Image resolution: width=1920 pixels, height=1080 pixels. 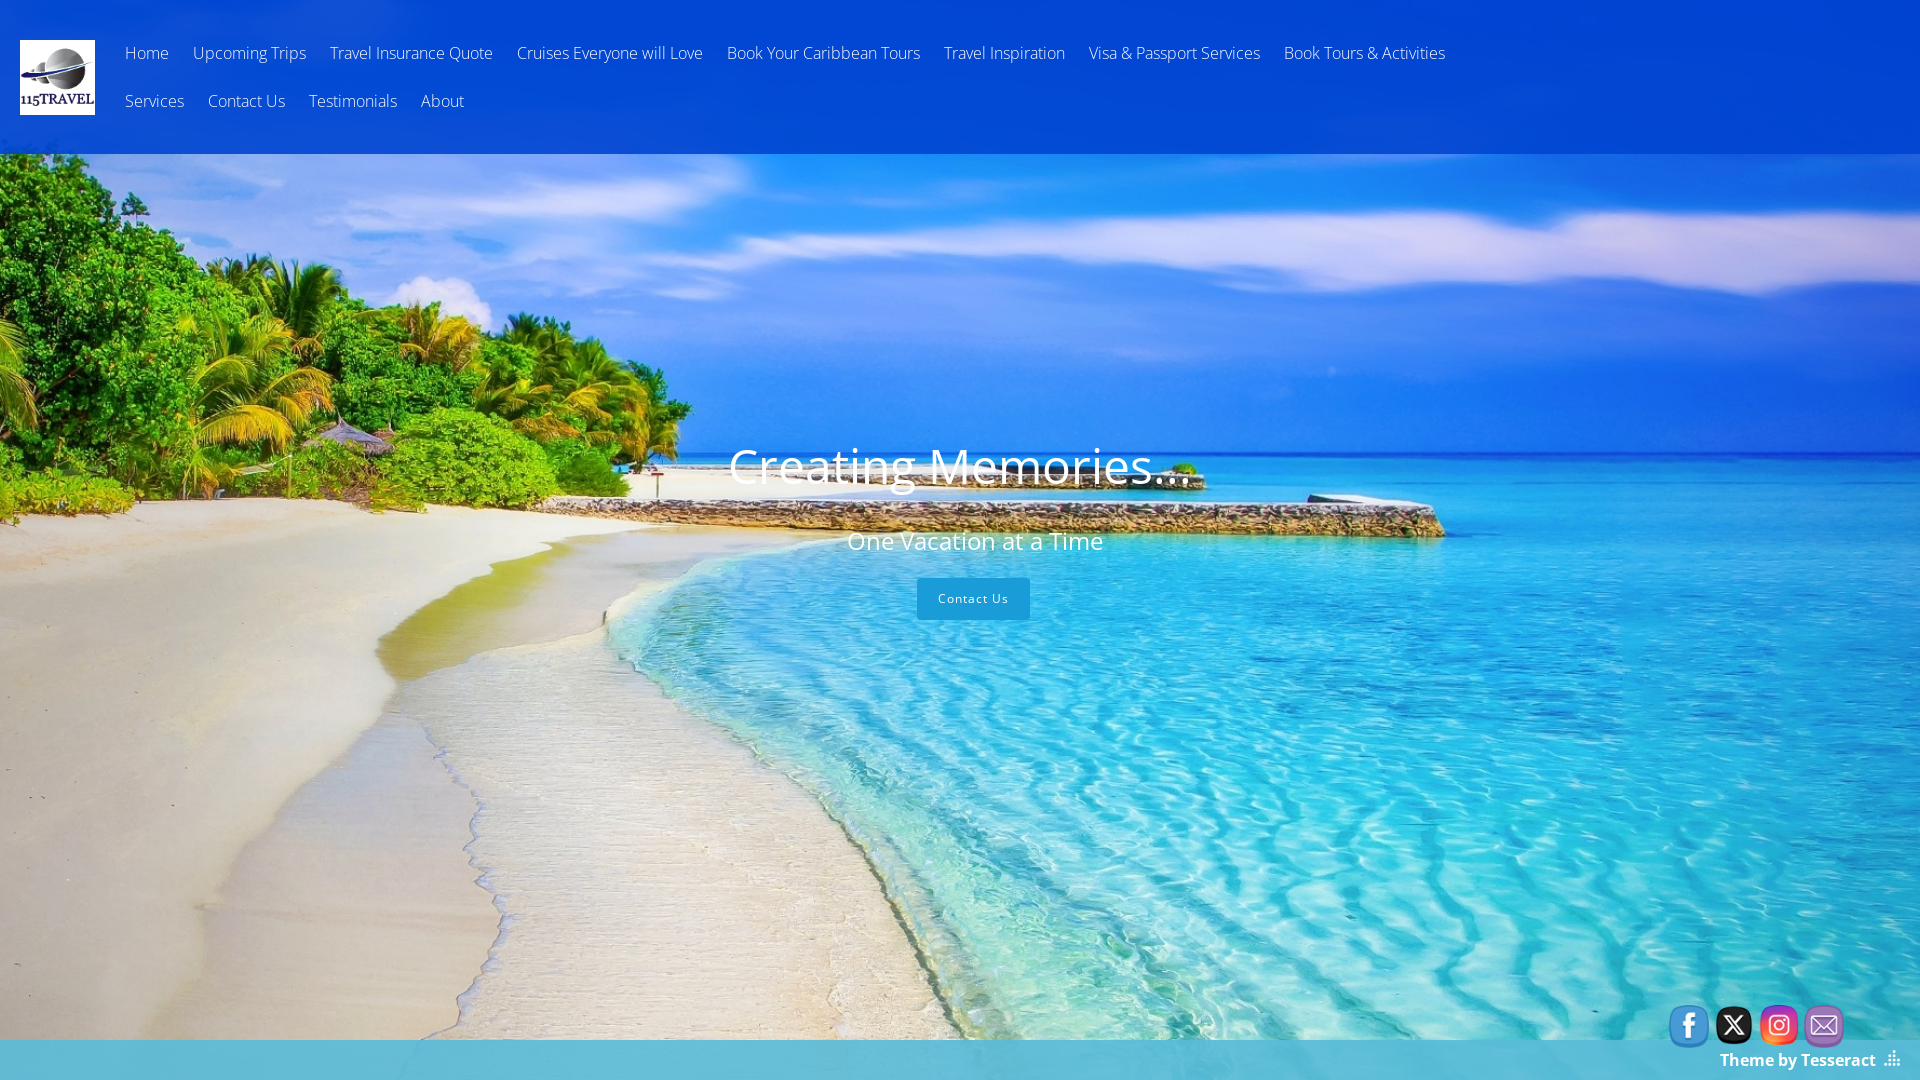 What do you see at coordinates (507, 52) in the screenshot?
I see `'Cruises Everyone will Love'` at bounding box center [507, 52].